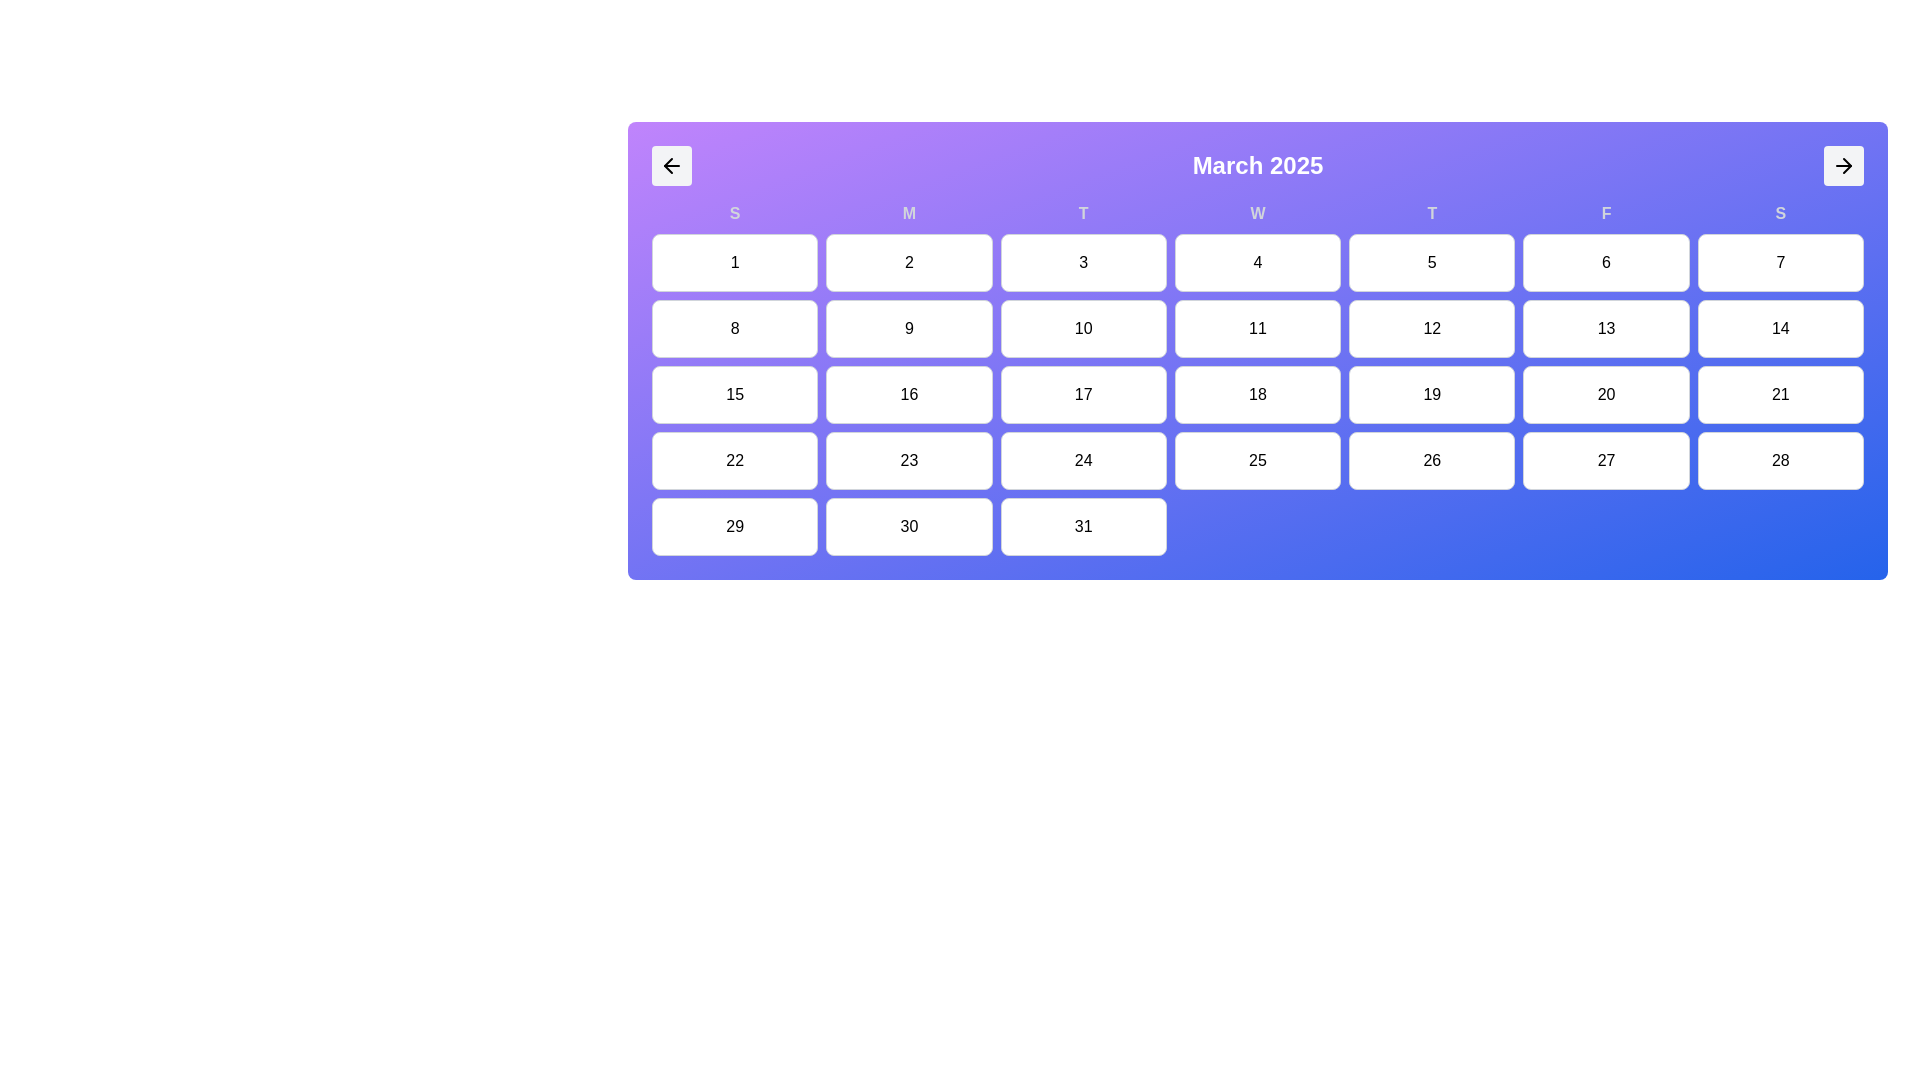 The height and width of the screenshot is (1080, 1920). I want to click on the calendar date item representing the fifth day of March 2025, so click(1431, 261).